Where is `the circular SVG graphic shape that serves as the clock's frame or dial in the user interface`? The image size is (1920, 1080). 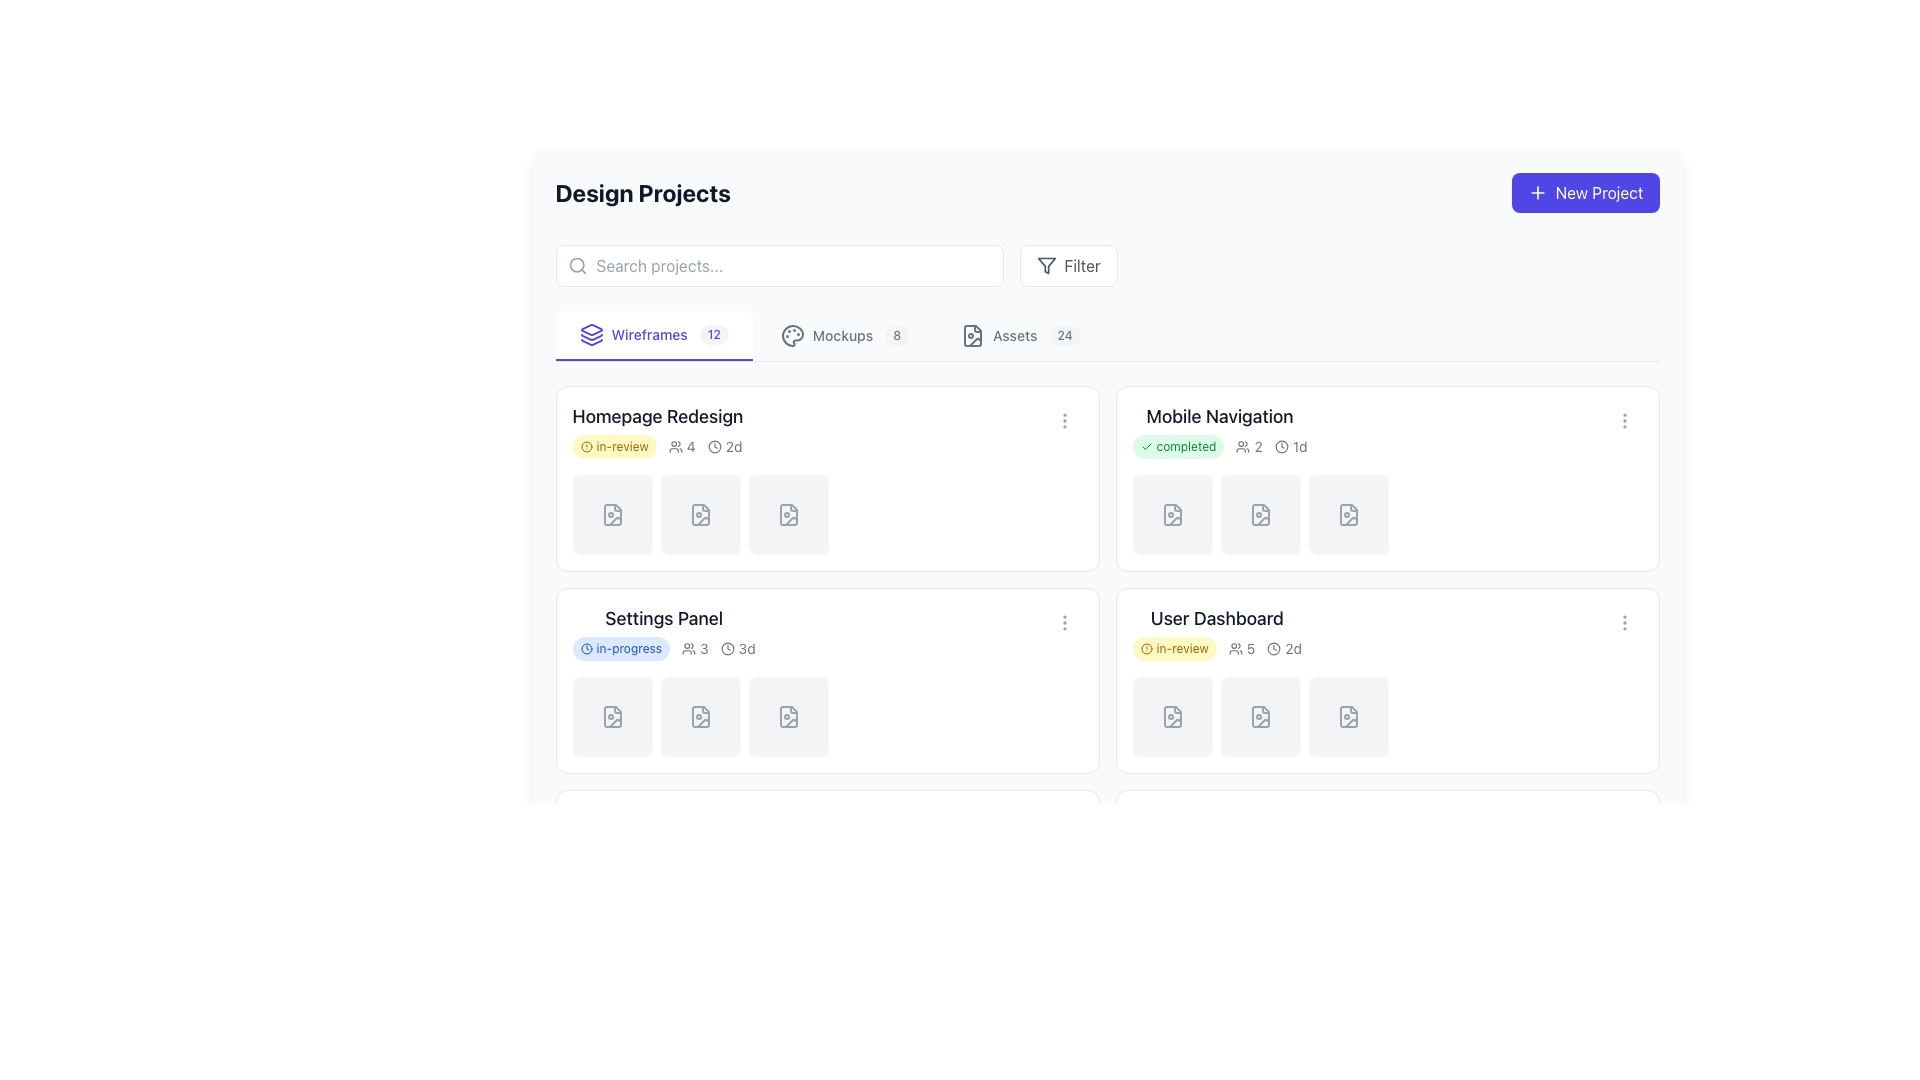
the circular SVG graphic shape that serves as the clock's frame or dial in the user interface is located at coordinates (714, 446).